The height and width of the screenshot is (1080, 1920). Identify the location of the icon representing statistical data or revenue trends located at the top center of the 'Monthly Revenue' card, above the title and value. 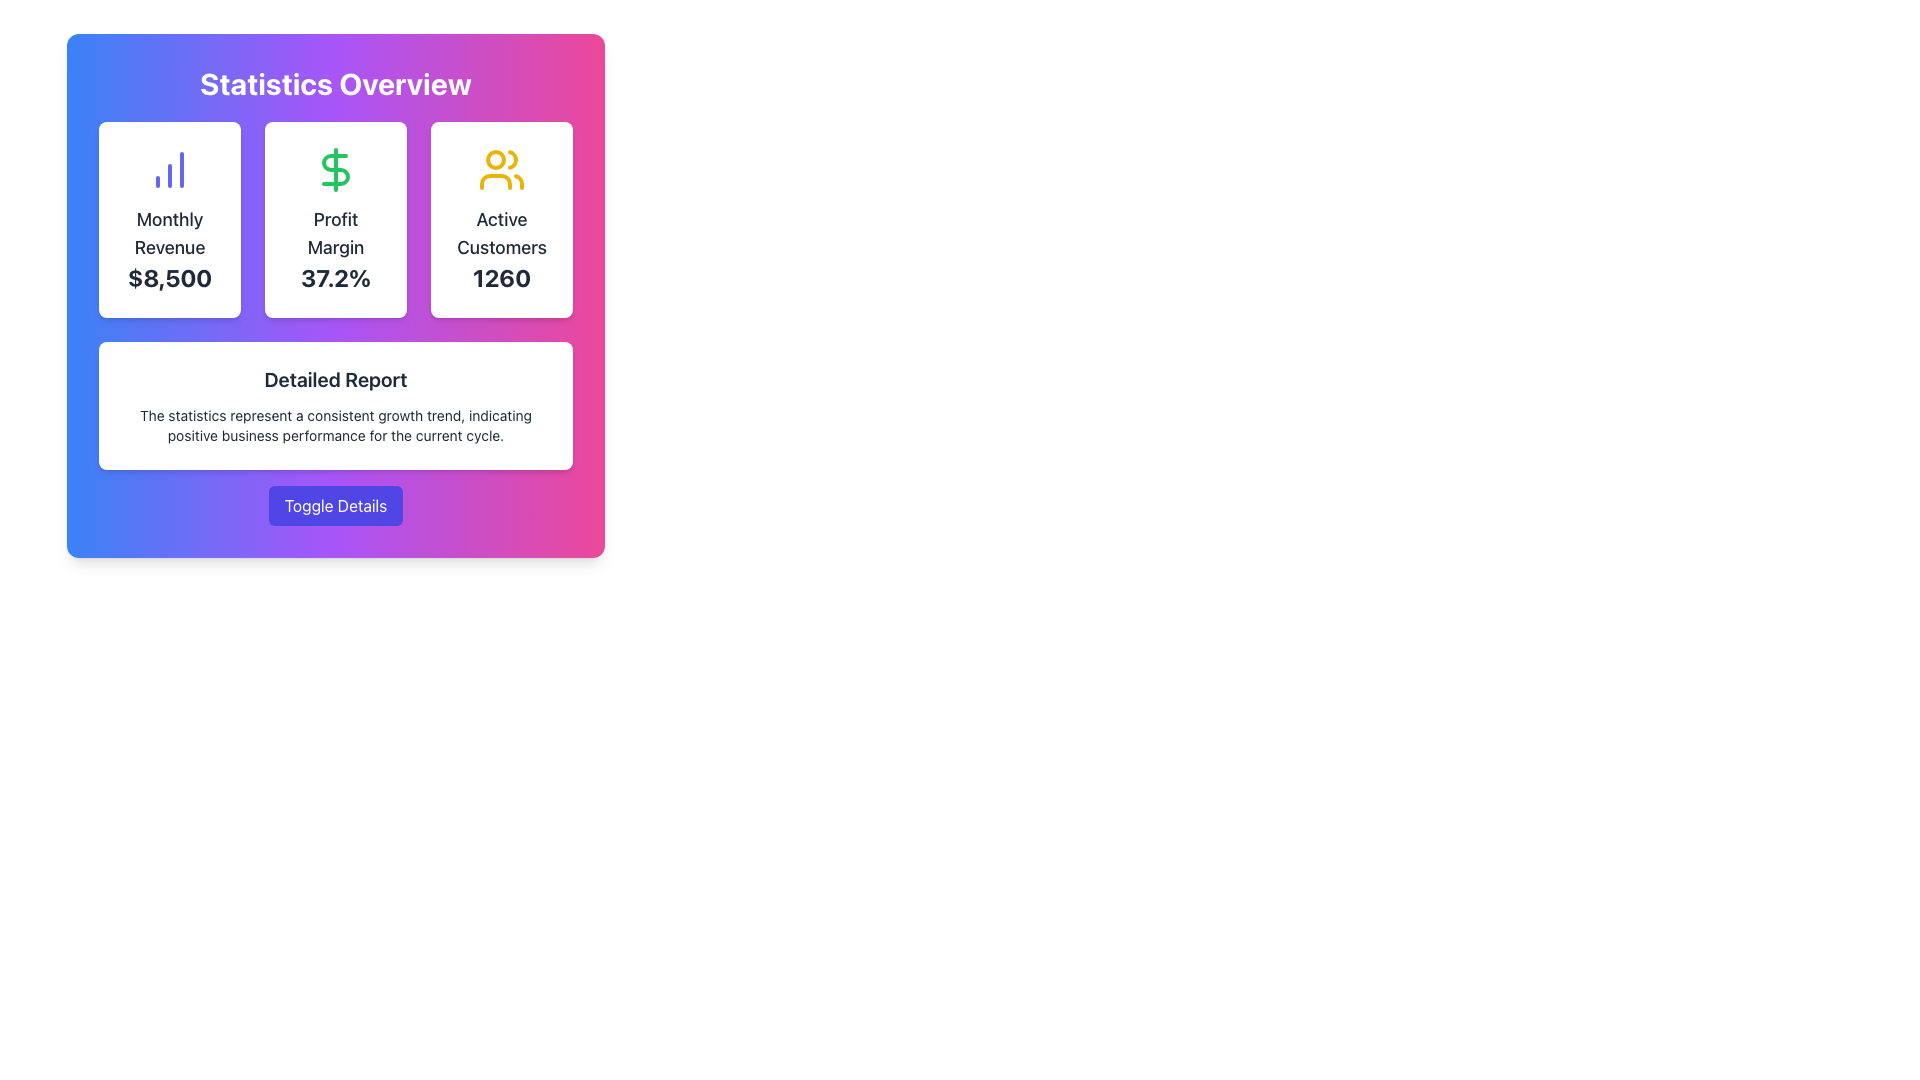
(169, 168).